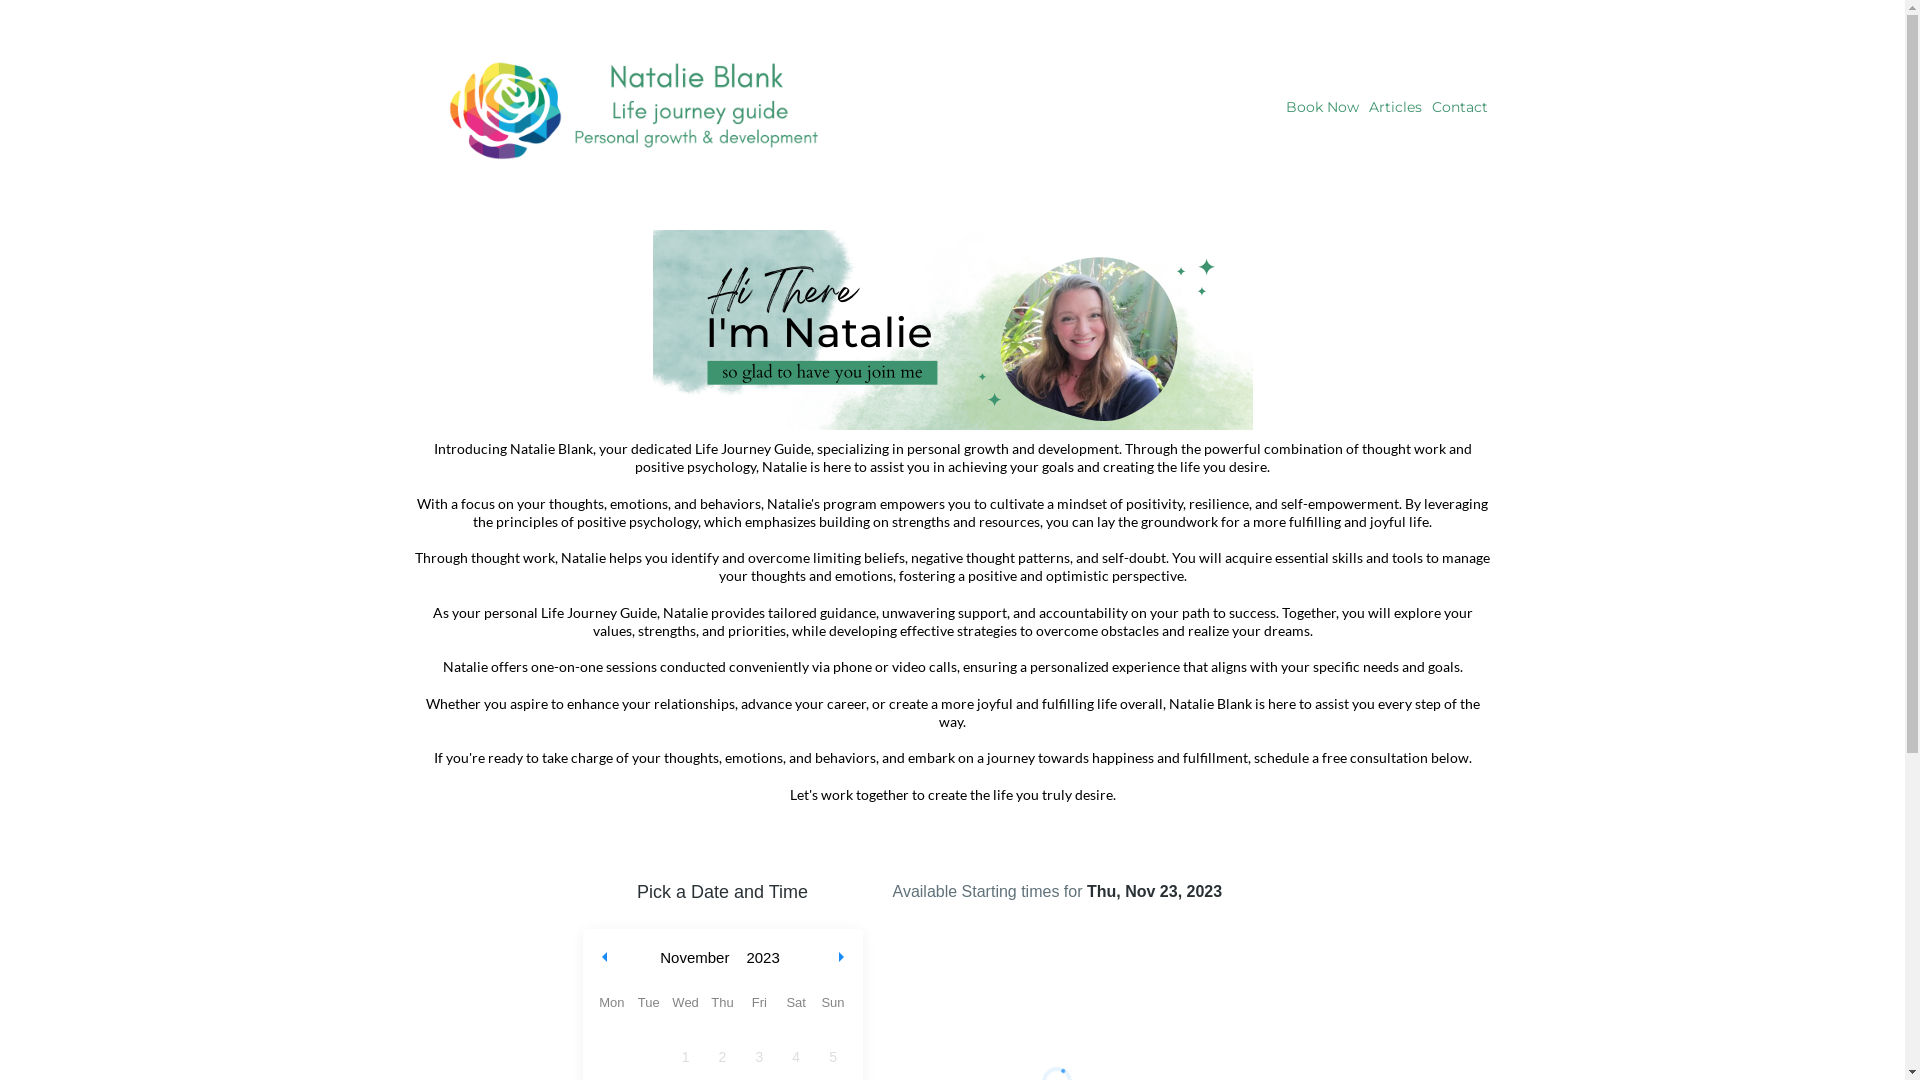 The image size is (1920, 1080). What do you see at coordinates (843, 956) in the screenshot?
I see `'Next month'` at bounding box center [843, 956].